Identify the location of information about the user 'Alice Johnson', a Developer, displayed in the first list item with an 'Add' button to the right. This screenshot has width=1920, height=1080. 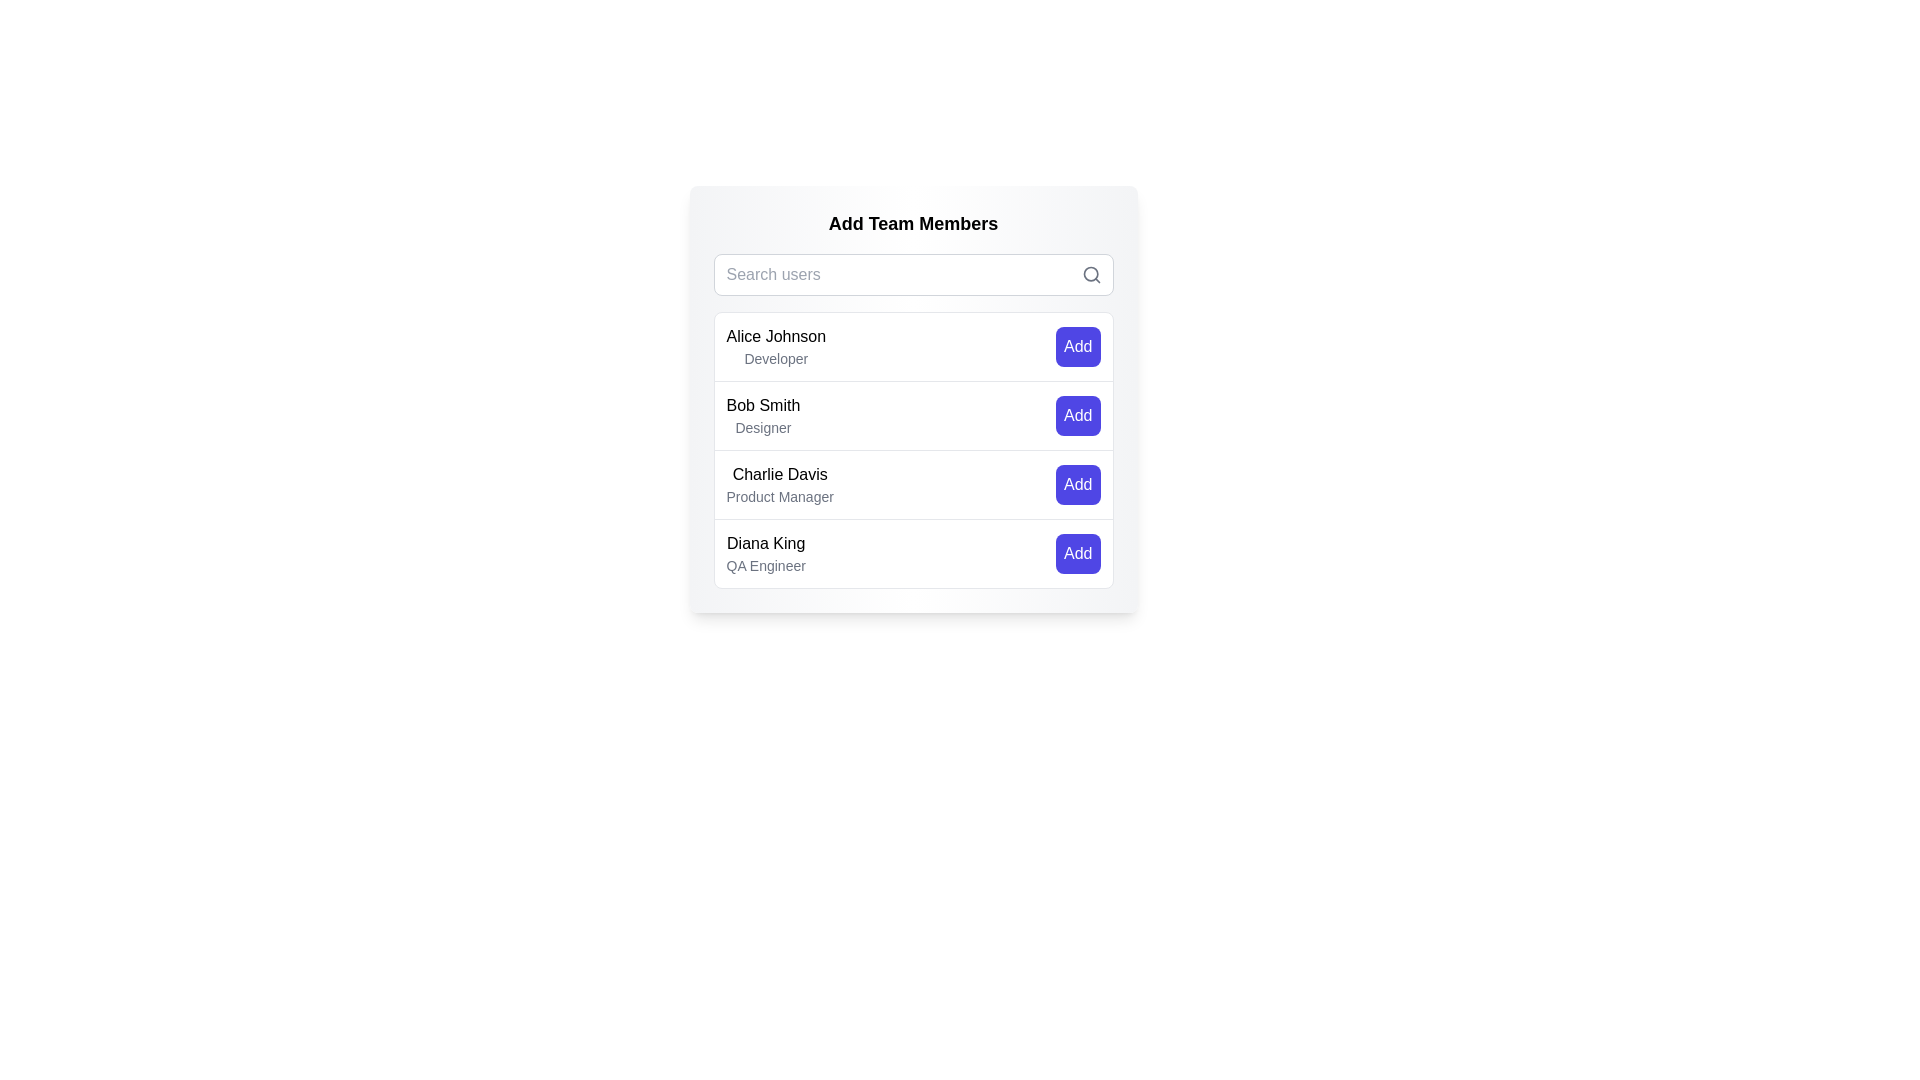
(912, 346).